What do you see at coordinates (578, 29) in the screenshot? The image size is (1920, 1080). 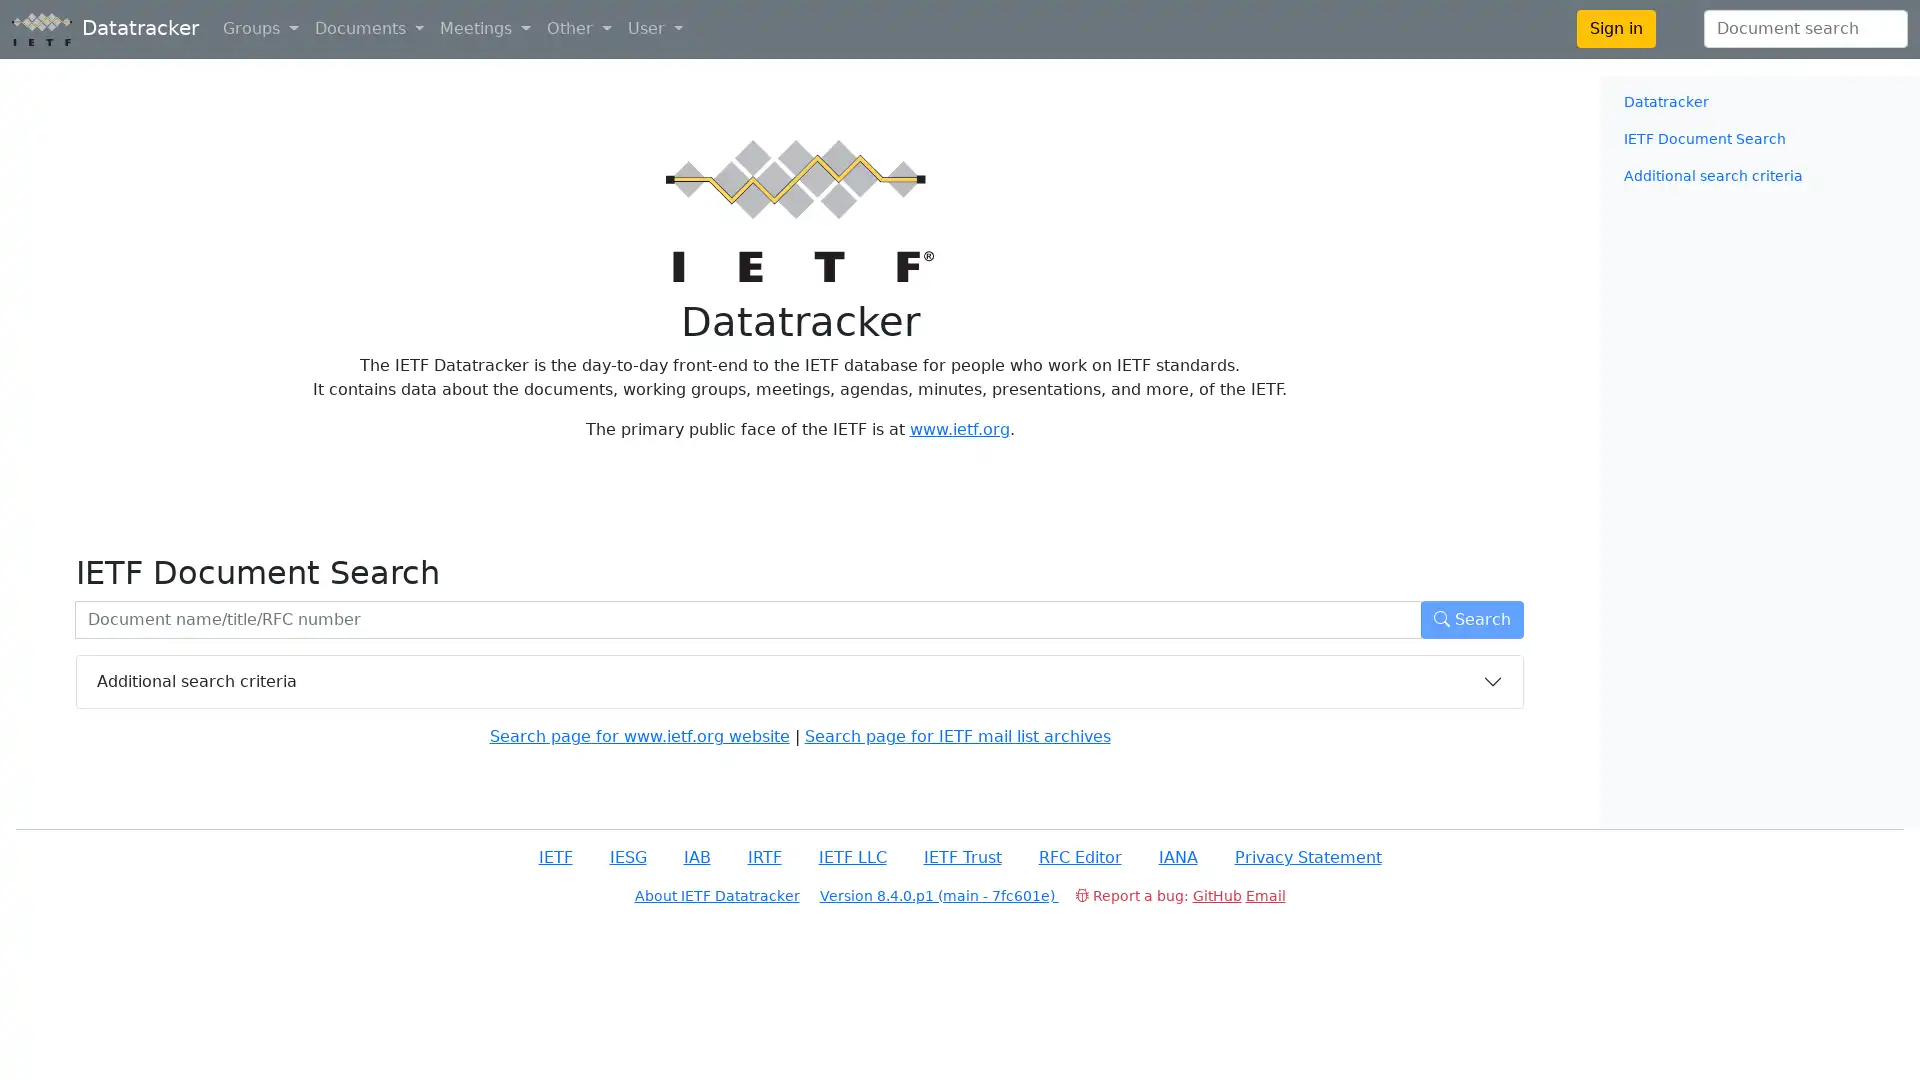 I see `Other` at bounding box center [578, 29].